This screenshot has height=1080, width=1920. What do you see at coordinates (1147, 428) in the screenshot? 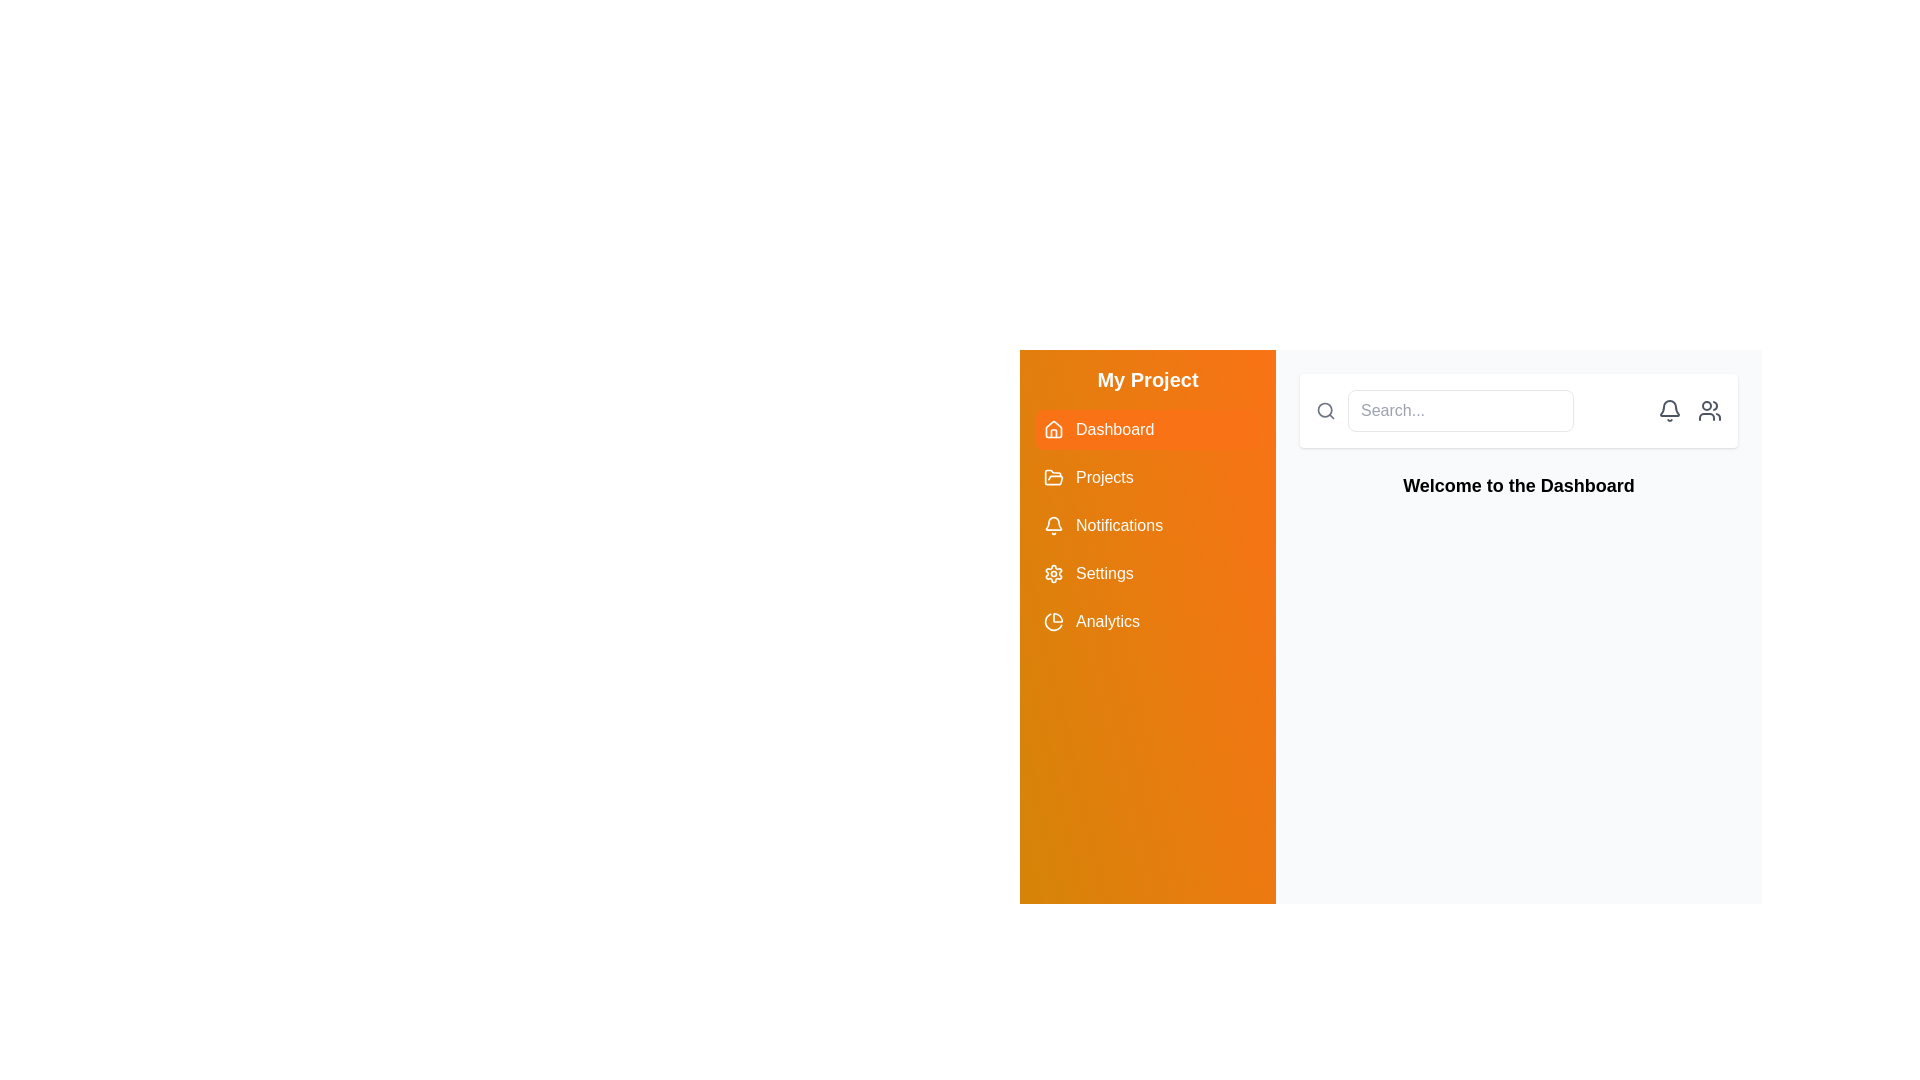
I see `the navigation button located in the left sidebar, directly above the 'Projects' element and below the section header 'My Project'` at bounding box center [1147, 428].